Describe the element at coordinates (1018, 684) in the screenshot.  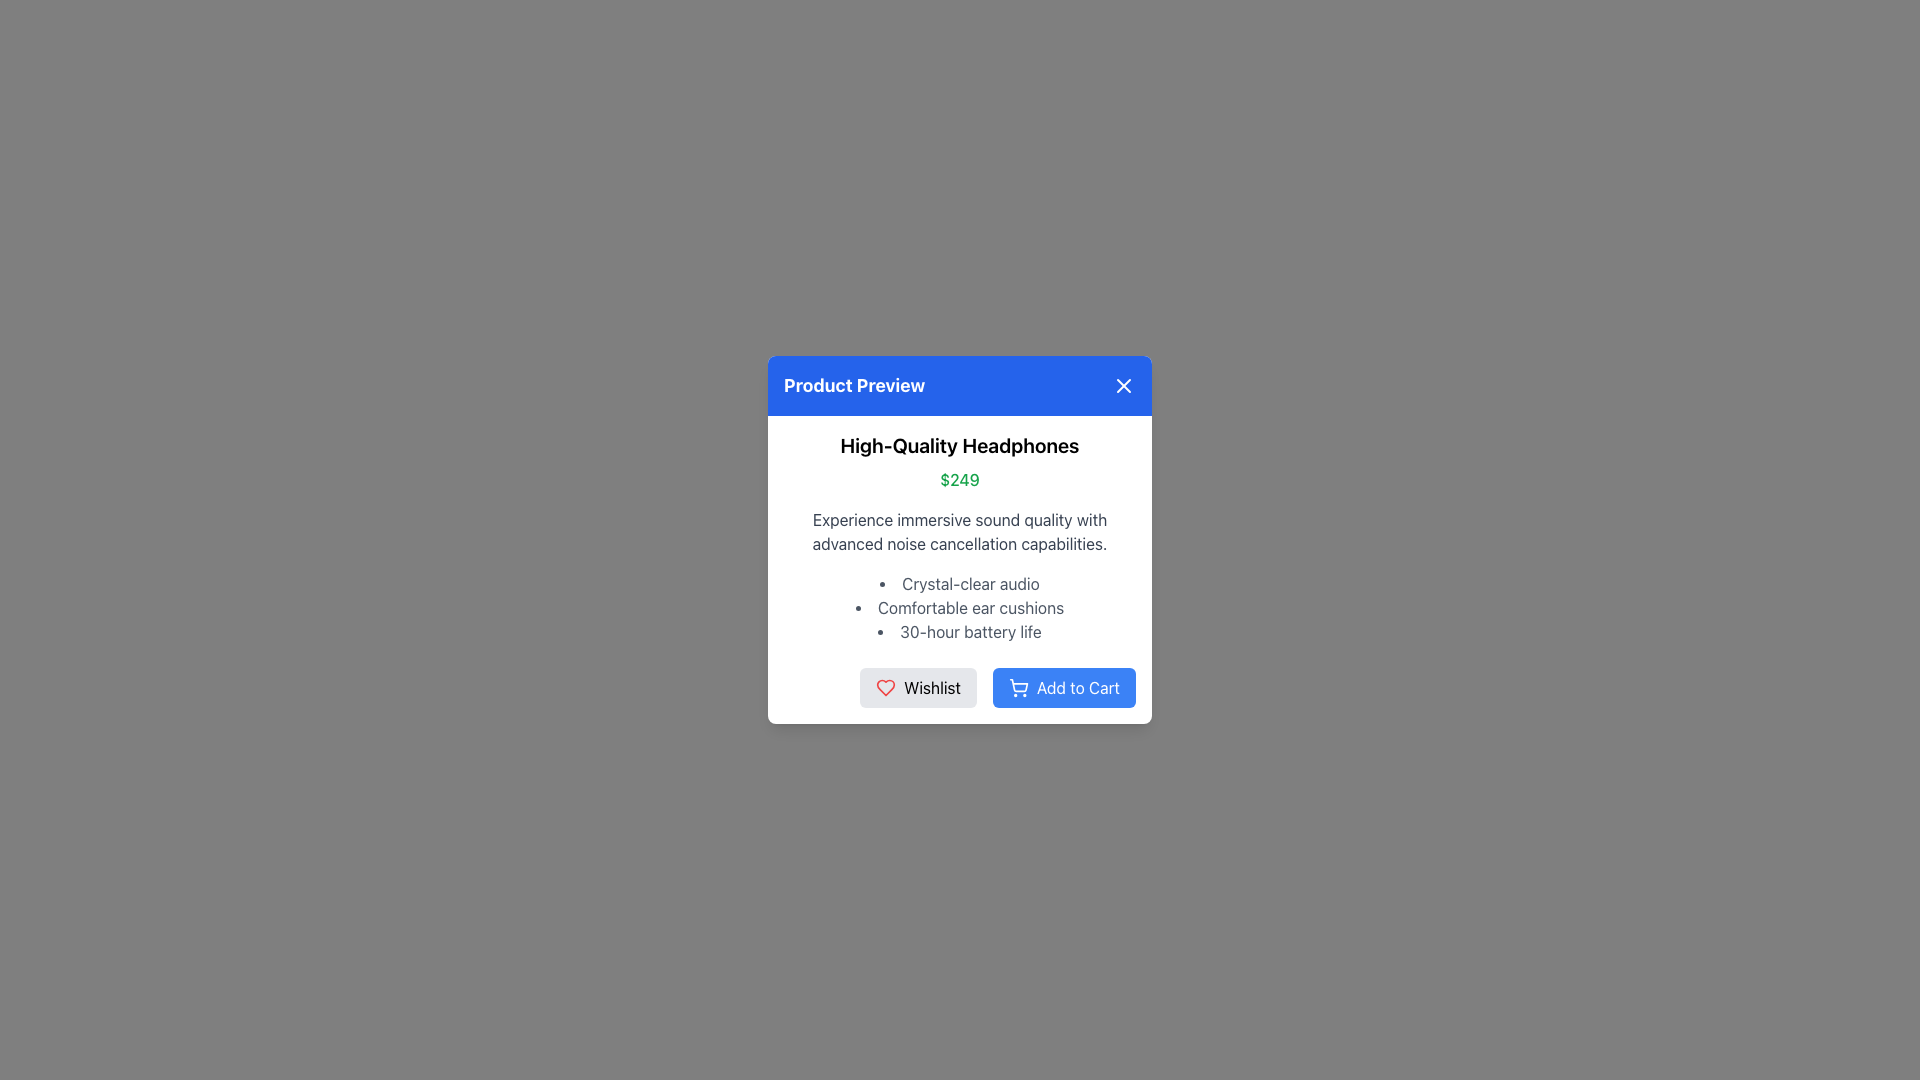
I see `the 'Add to Cart' button, which features a shopping cart icon embedded within an SVG graphic` at that location.